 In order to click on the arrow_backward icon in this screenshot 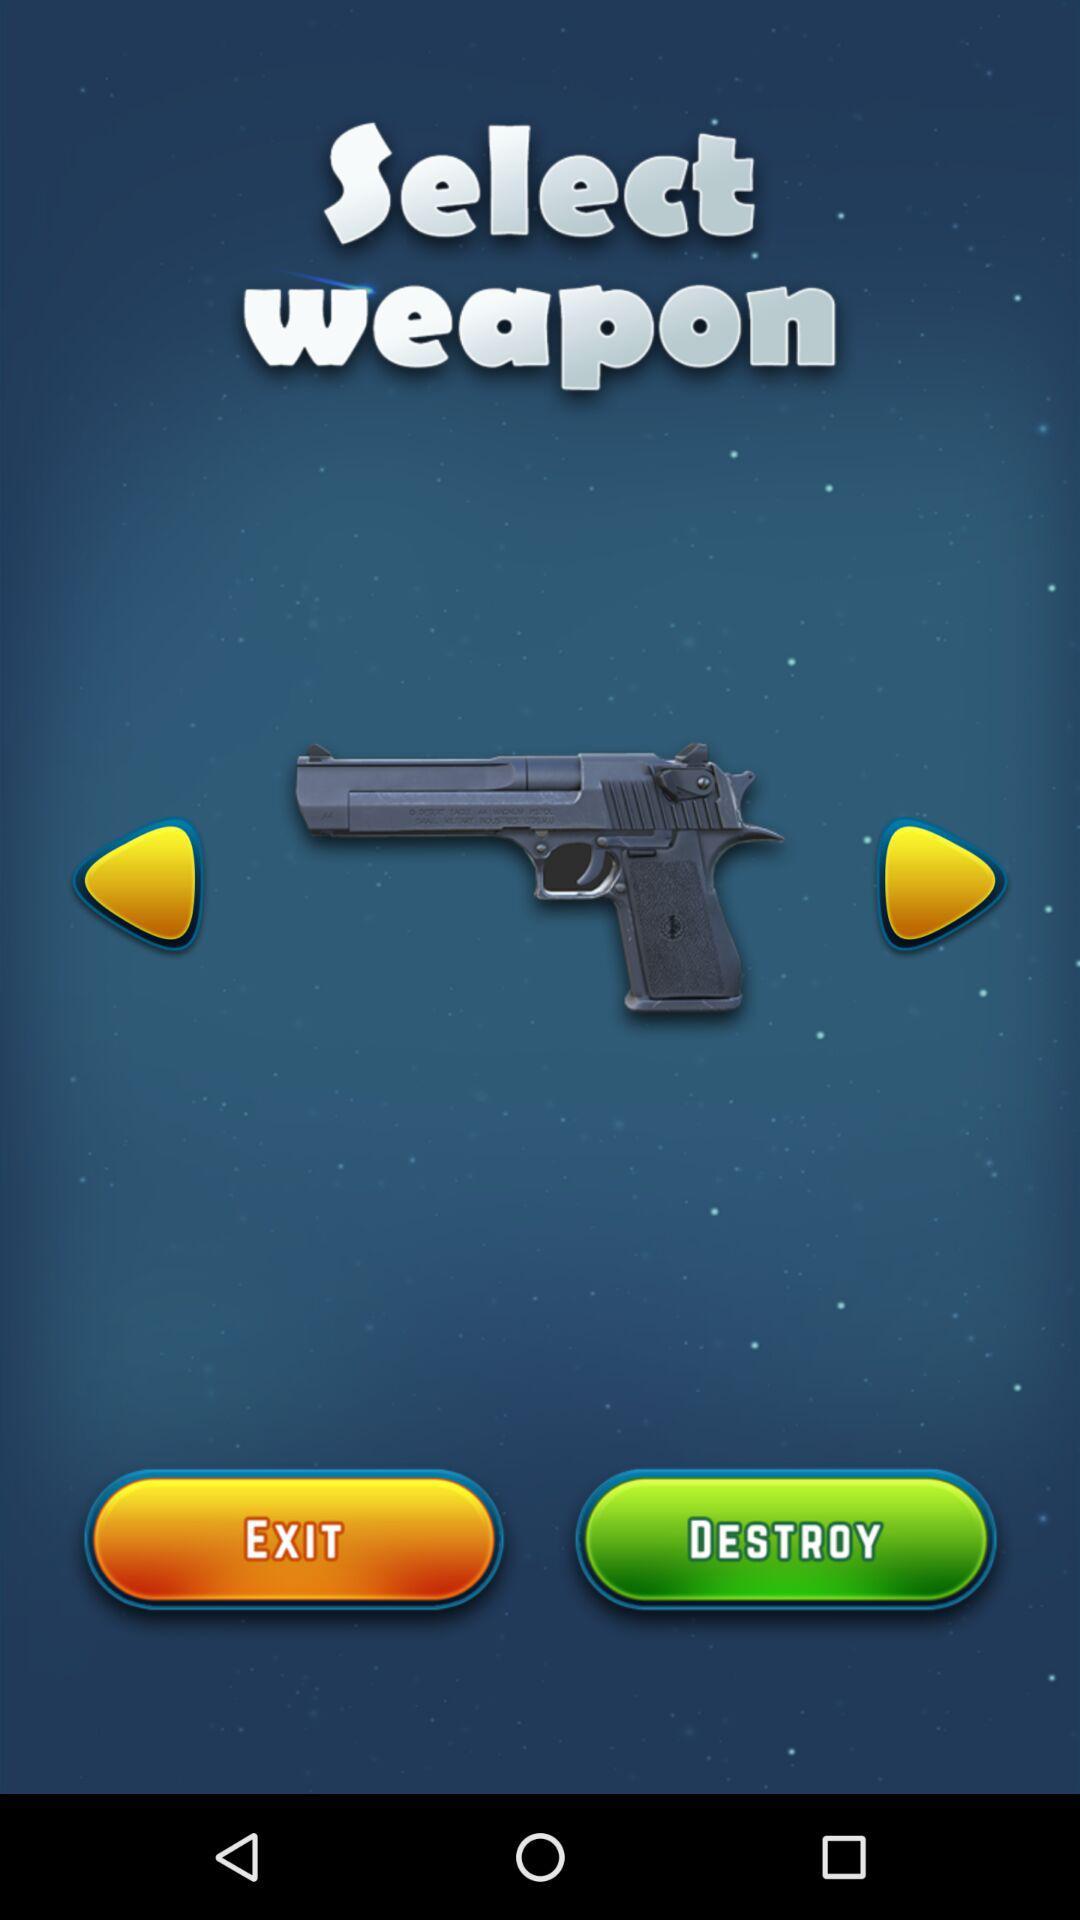, I will do `click(137, 949)`.